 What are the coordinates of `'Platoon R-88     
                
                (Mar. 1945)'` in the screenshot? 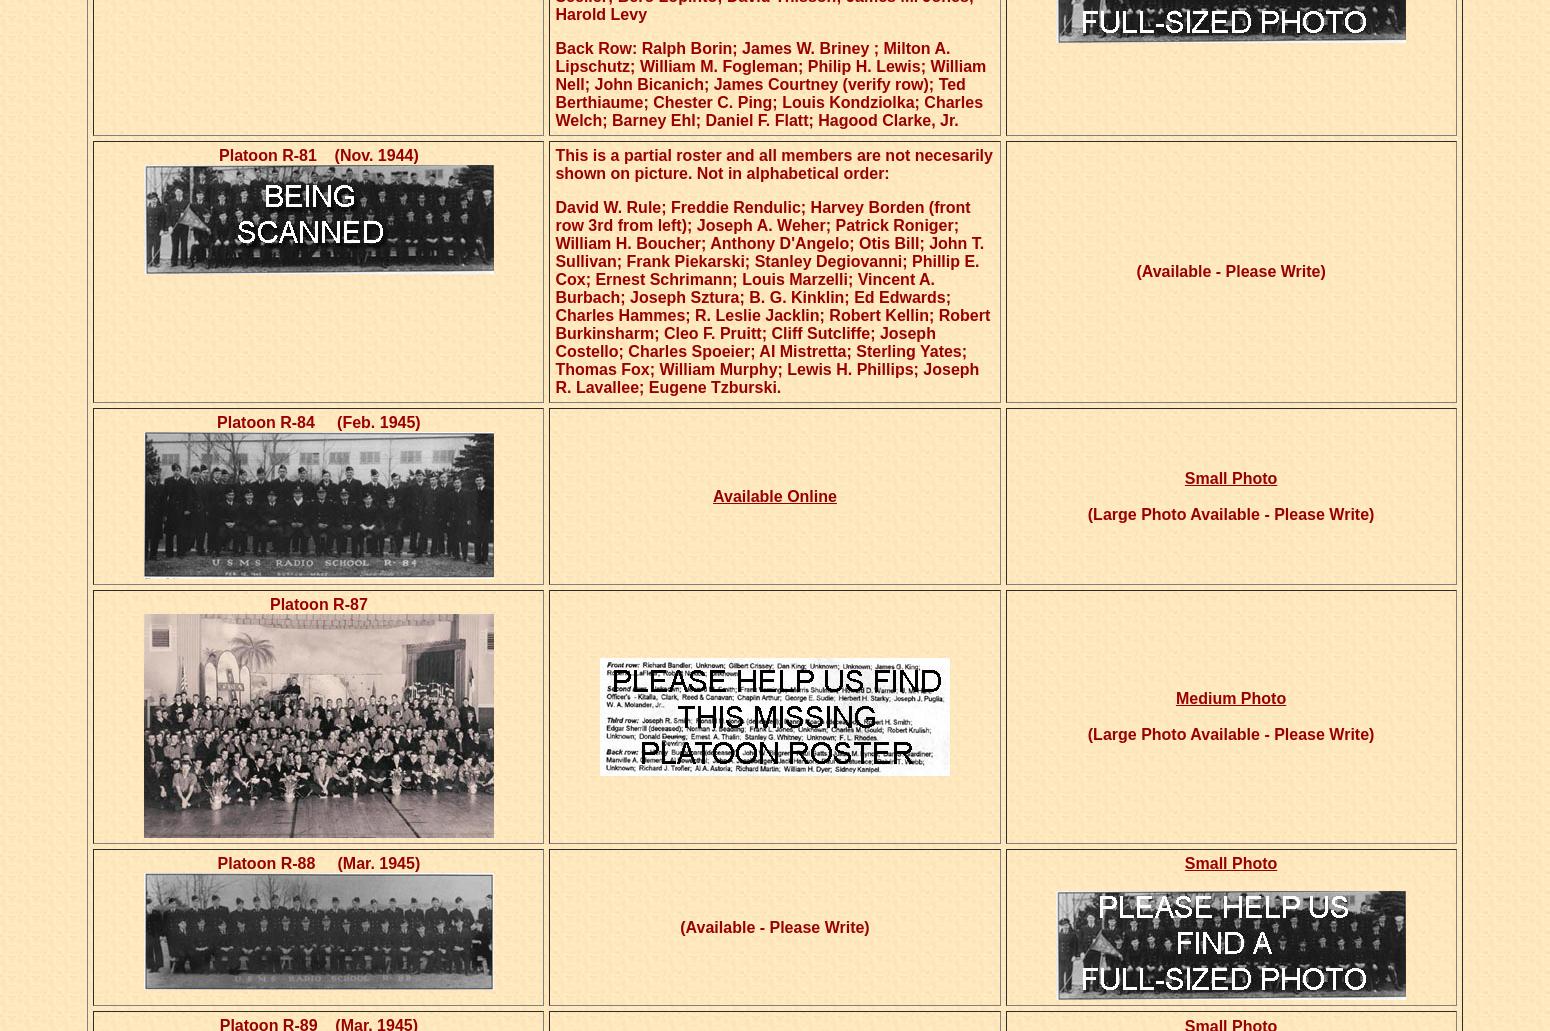 It's located at (317, 863).